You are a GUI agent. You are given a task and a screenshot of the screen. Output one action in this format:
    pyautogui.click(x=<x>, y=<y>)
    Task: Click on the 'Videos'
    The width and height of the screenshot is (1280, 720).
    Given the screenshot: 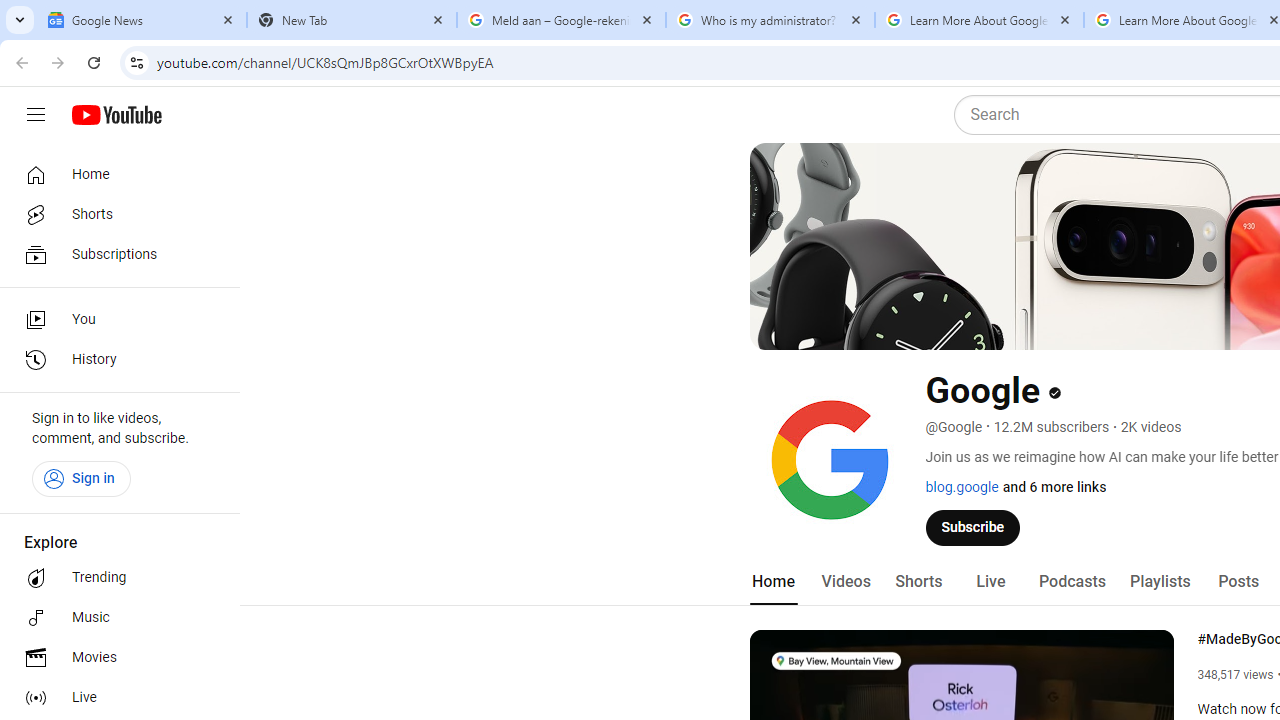 What is the action you would take?
    pyautogui.click(x=845, y=581)
    